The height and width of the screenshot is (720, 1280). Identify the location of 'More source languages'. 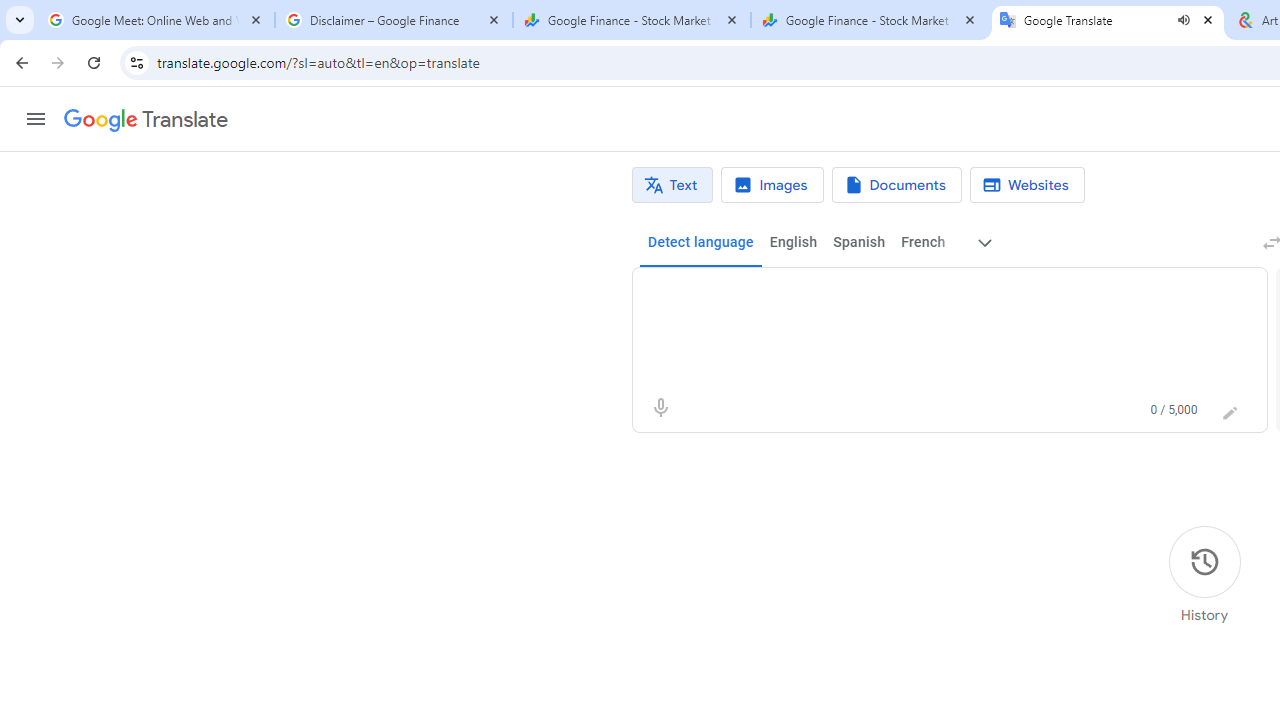
(985, 242).